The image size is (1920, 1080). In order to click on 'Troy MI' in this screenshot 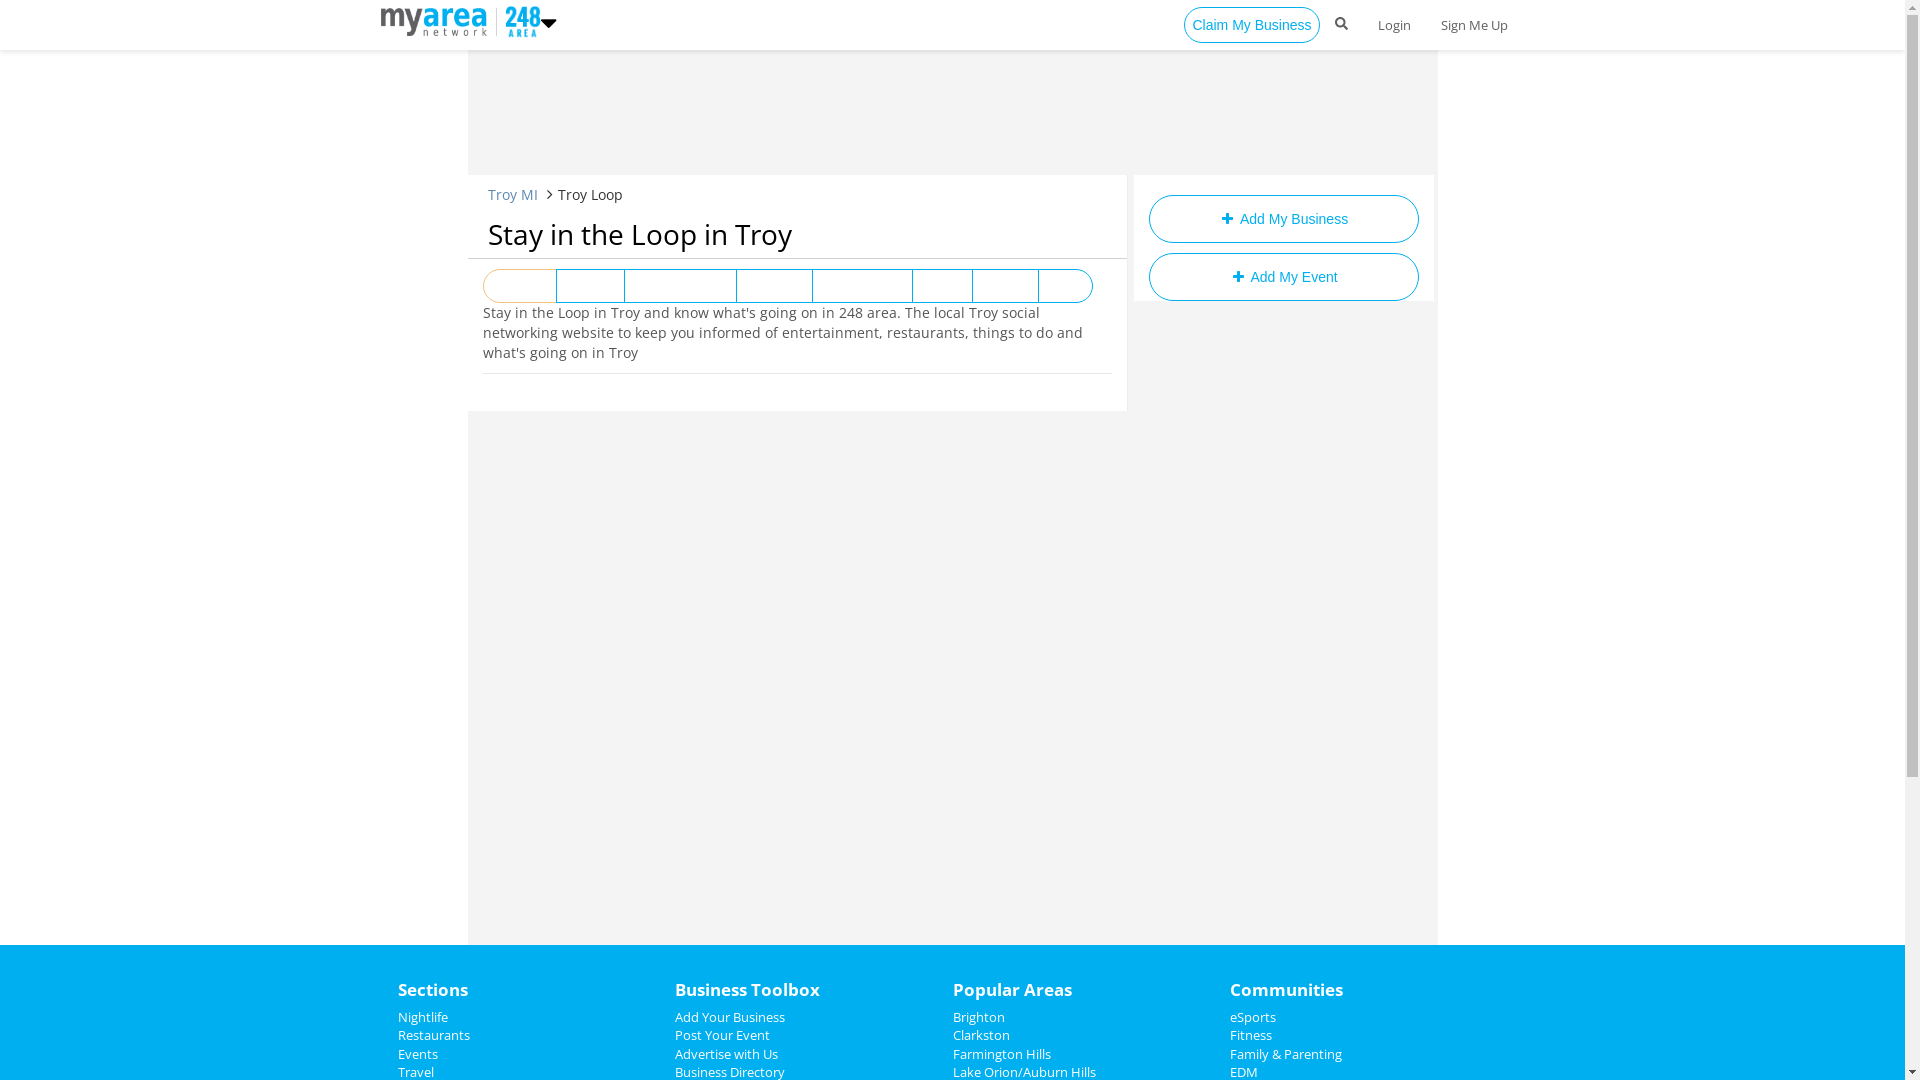, I will do `click(488, 194)`.